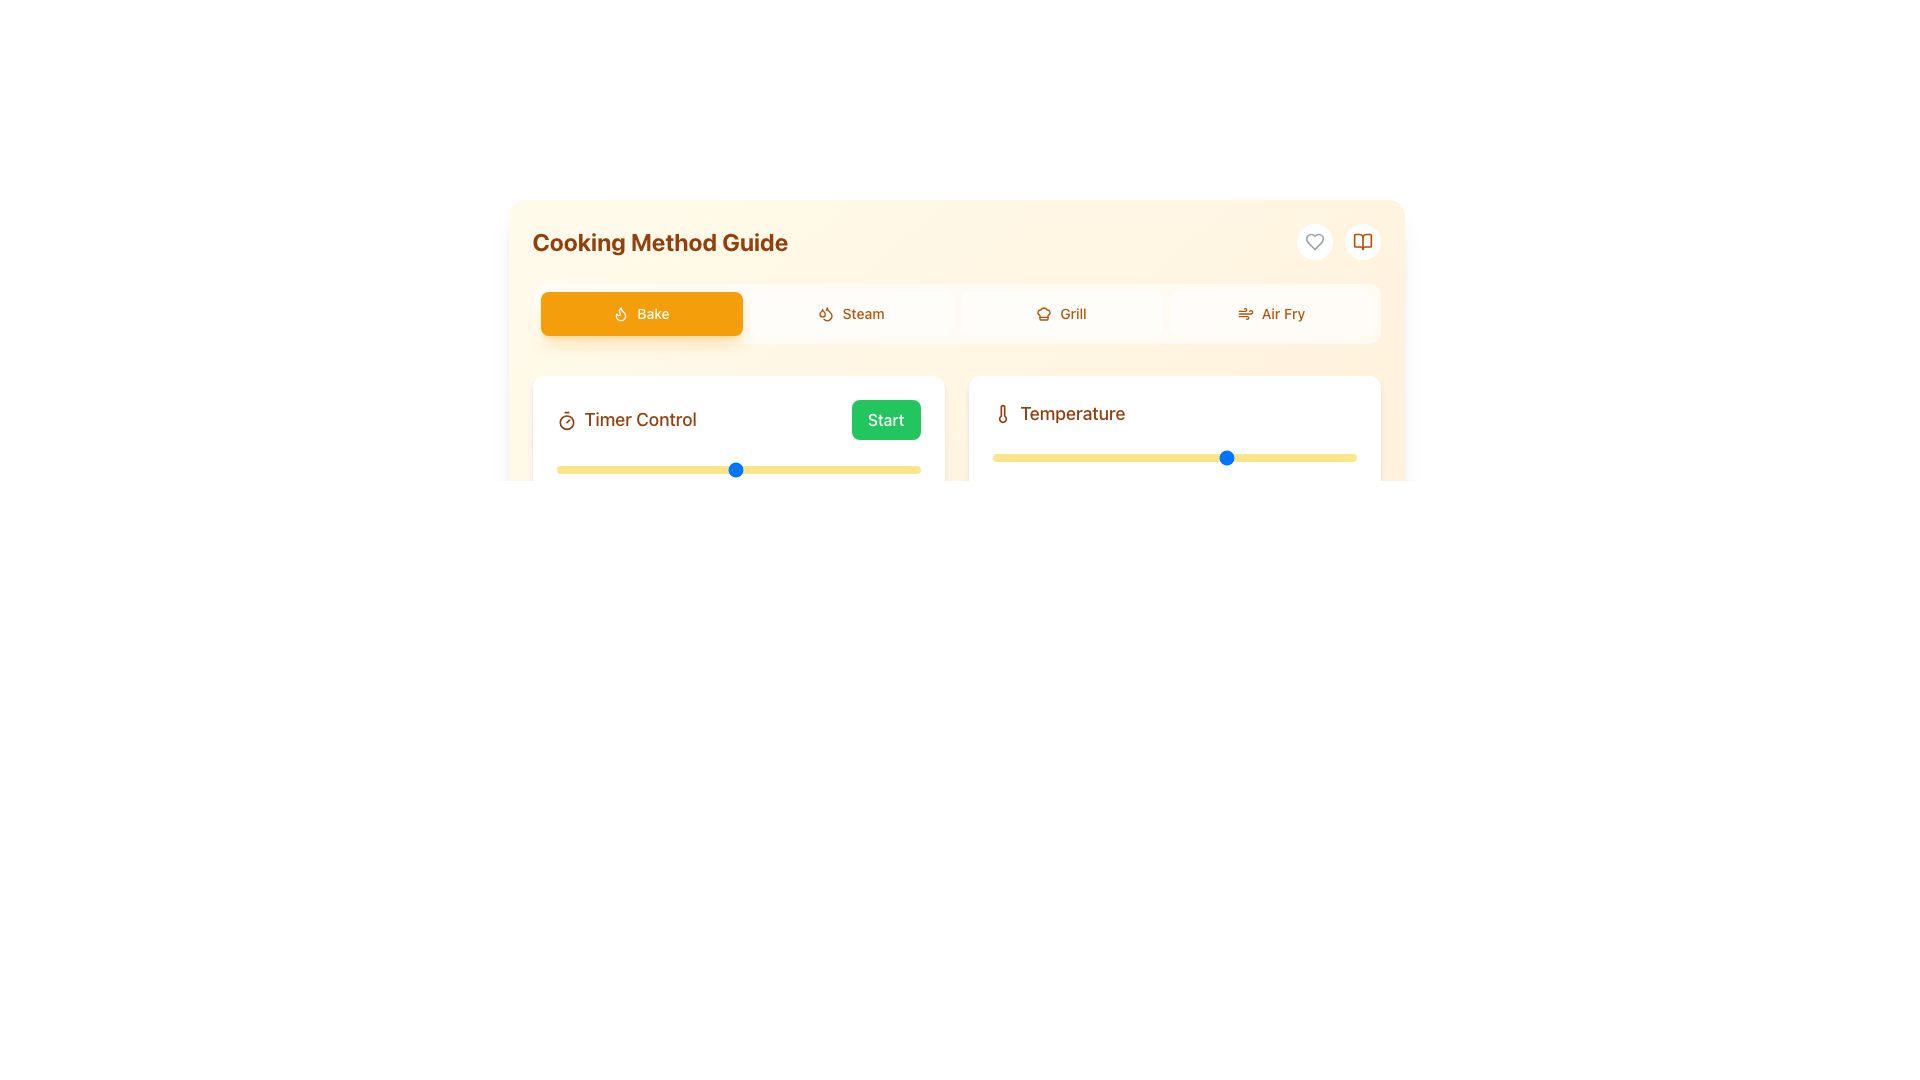  I want to click on the heart icon located in the top-right area of the interface, which is inside a circular button with a white background and gray outline, so click(1314, 241).